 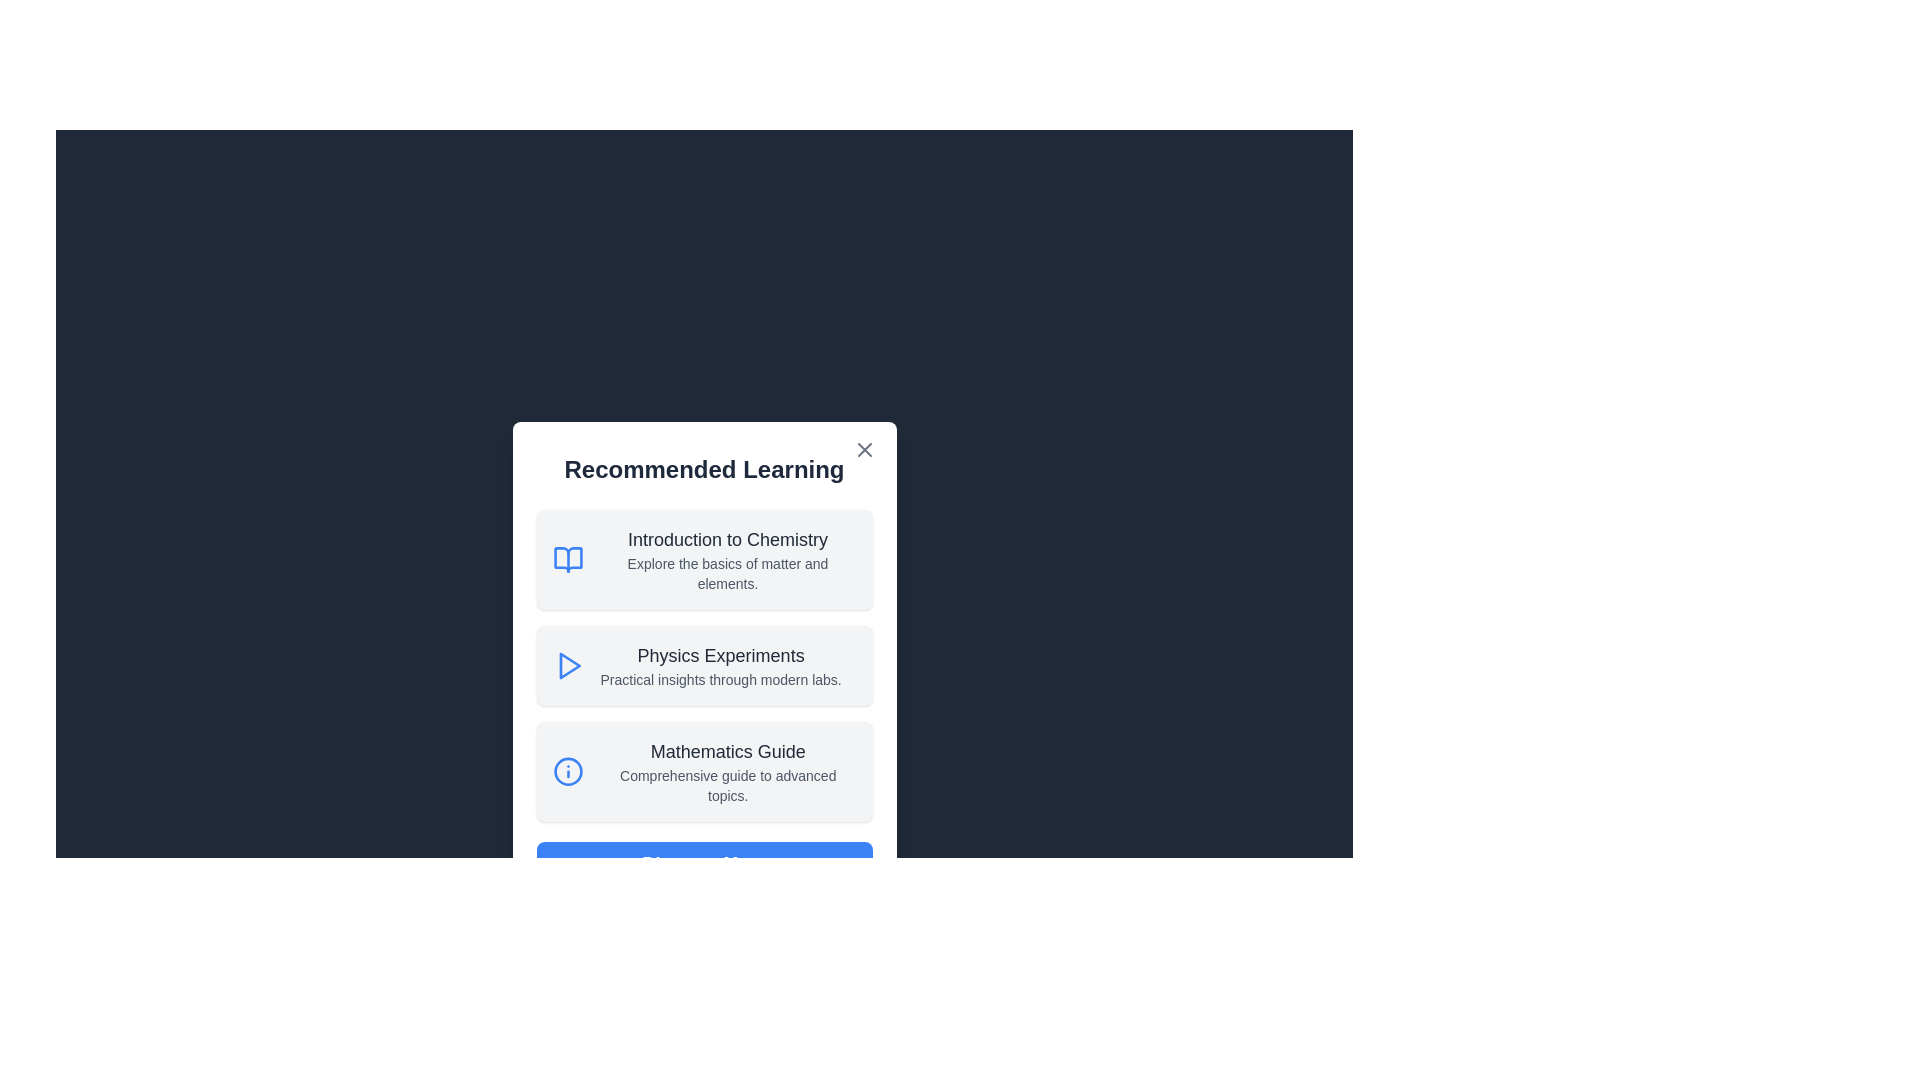 What do you see at coordinates (704, 559) in the screenshot?
I see `the first card in the 'Recommended Learning' section` at bounding box center [704, 559].